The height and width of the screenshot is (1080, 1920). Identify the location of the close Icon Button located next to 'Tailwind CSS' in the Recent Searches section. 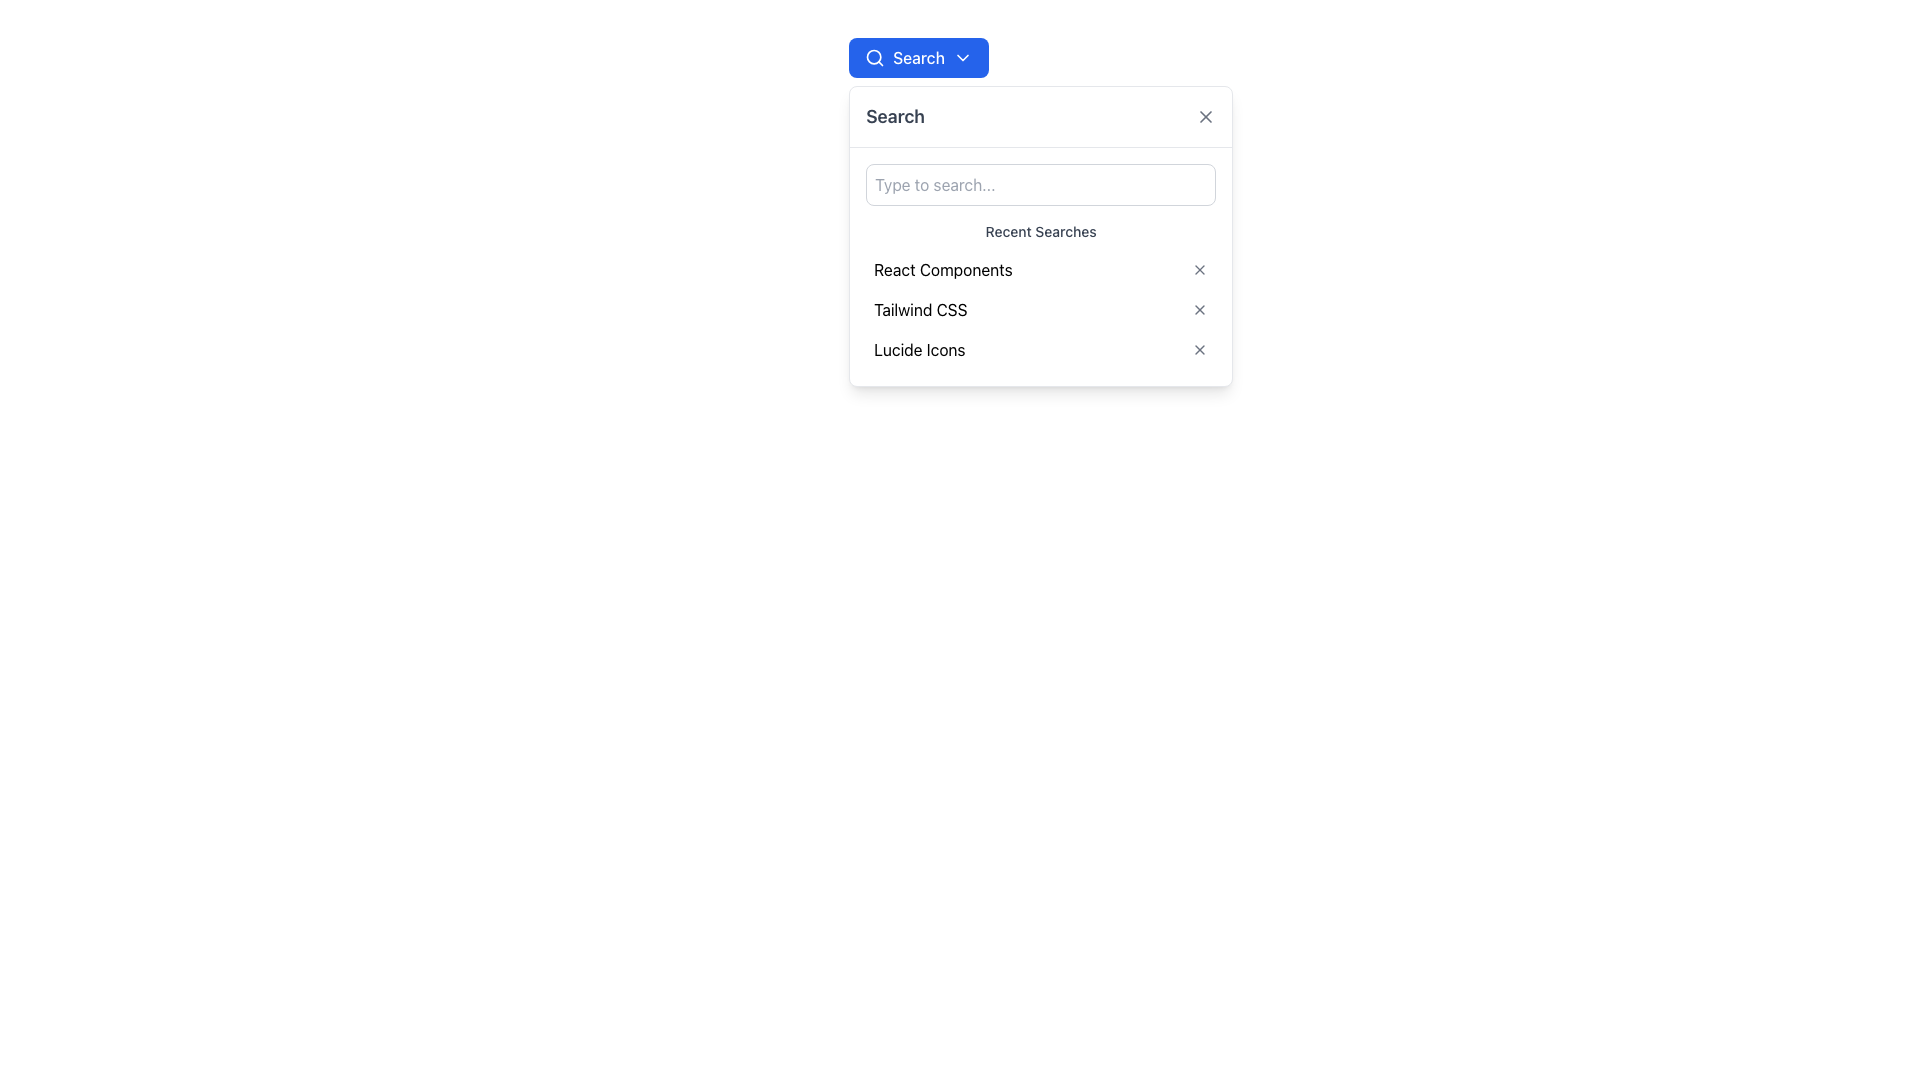
(1200, 309).